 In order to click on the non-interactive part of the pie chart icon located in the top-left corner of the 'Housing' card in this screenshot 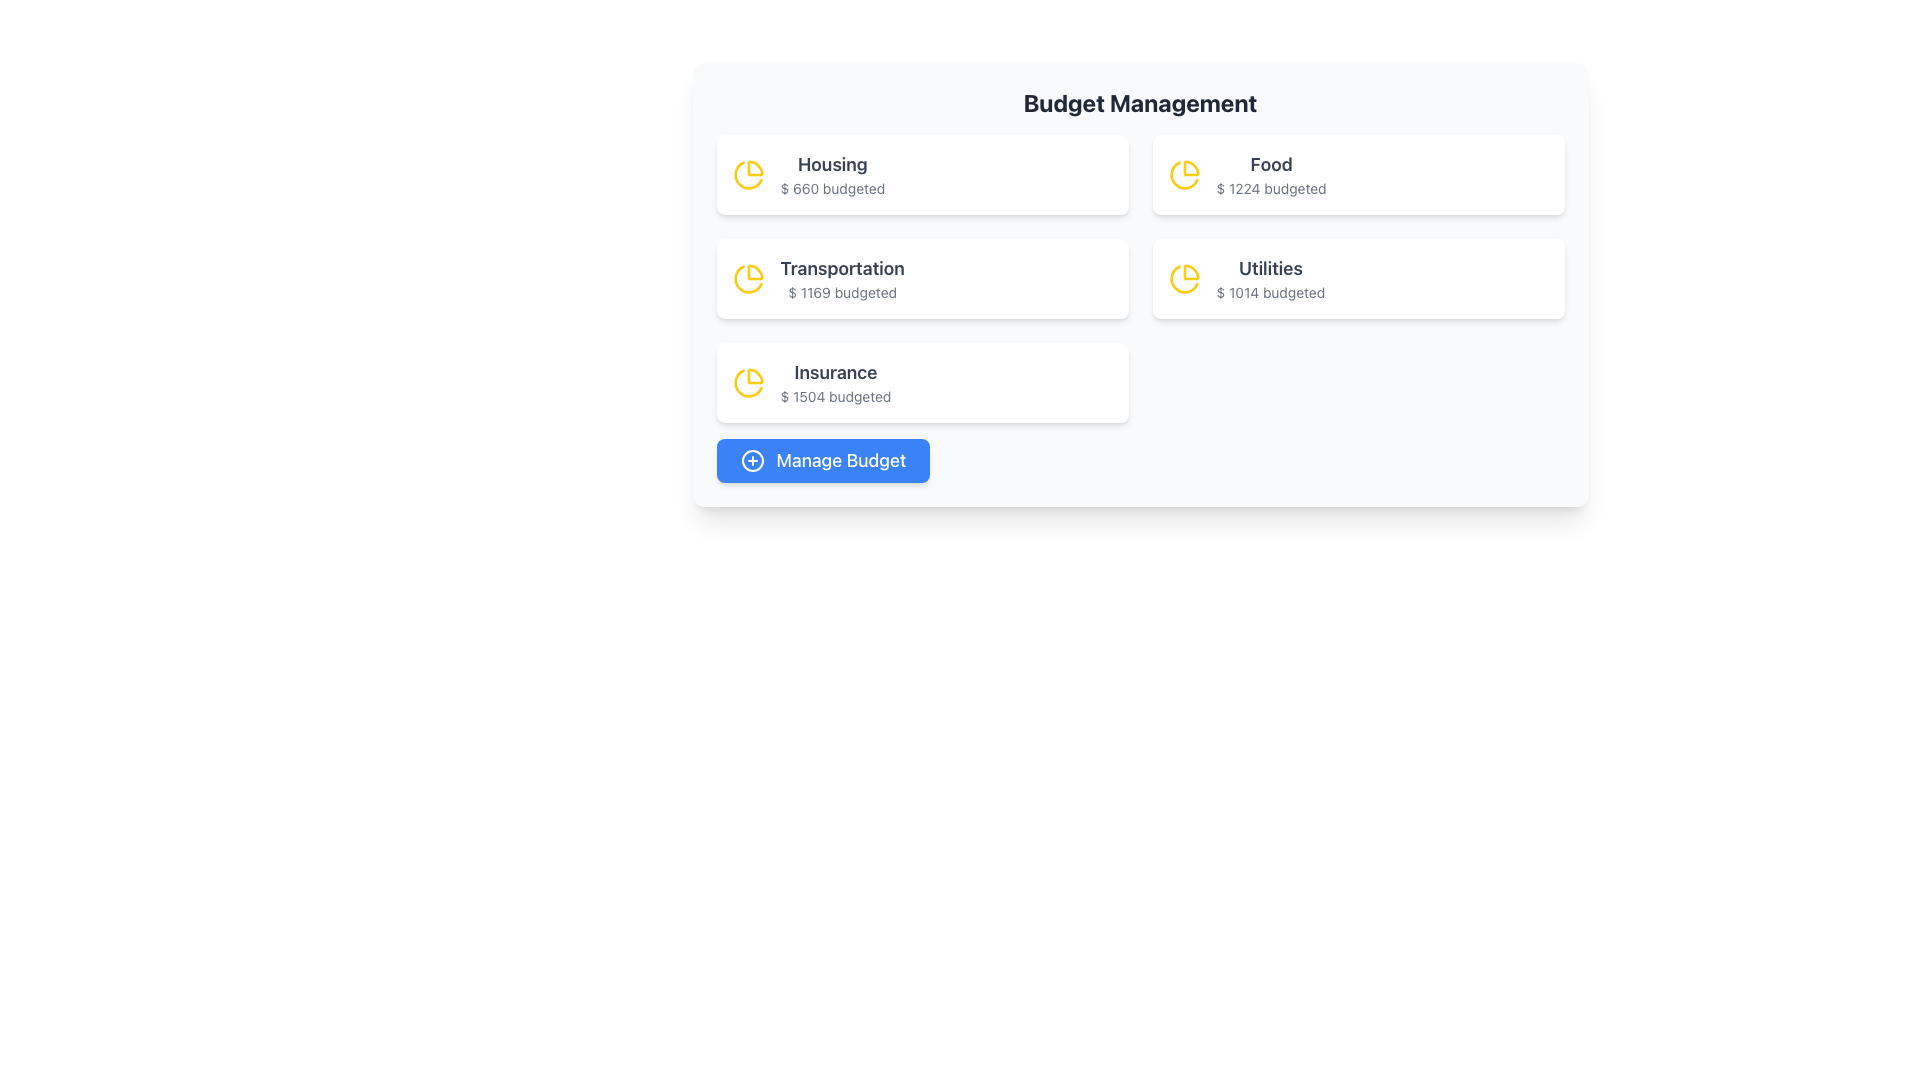, I will do `click(754, 167)`.